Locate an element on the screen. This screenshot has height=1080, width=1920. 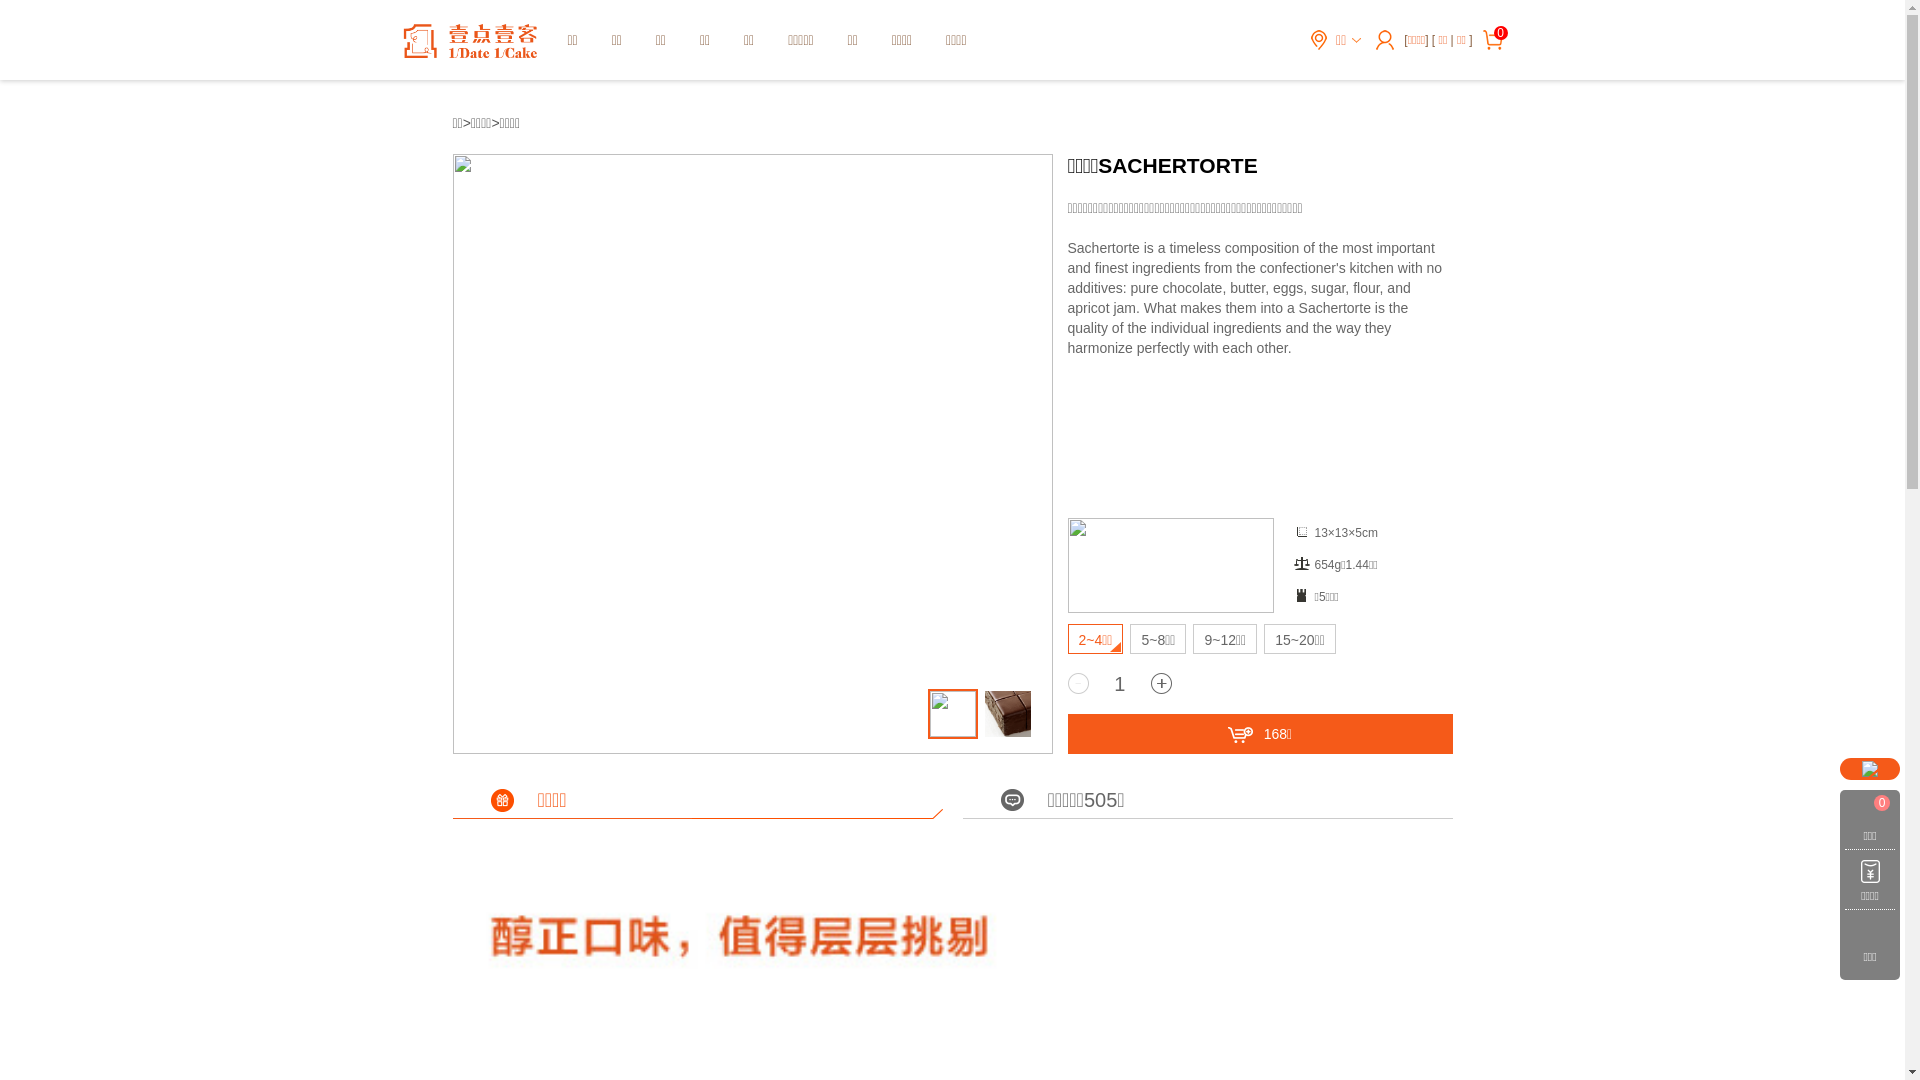
'0' is located at coordinates (1497, 33).